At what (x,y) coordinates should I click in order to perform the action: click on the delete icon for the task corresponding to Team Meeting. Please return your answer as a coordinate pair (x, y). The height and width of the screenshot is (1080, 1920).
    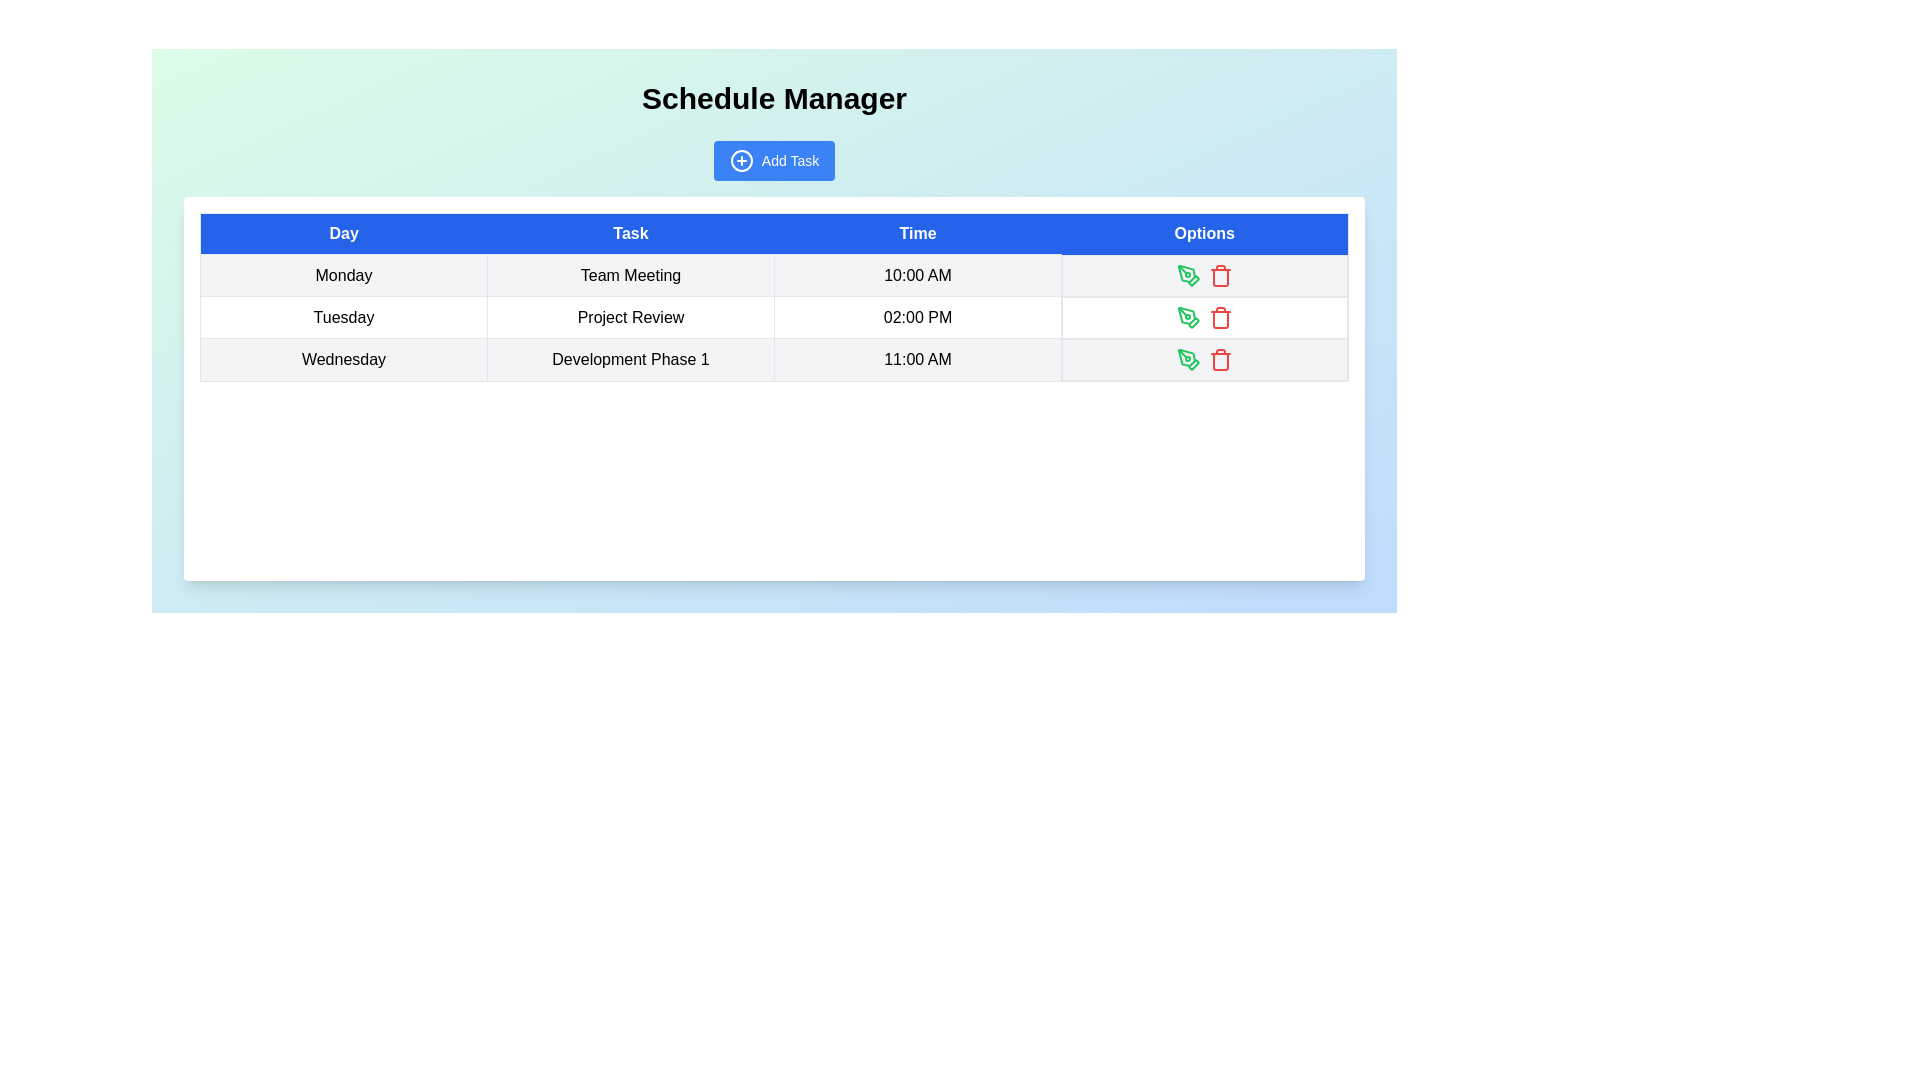
    Looking at the image, I should click on (1219, 275).